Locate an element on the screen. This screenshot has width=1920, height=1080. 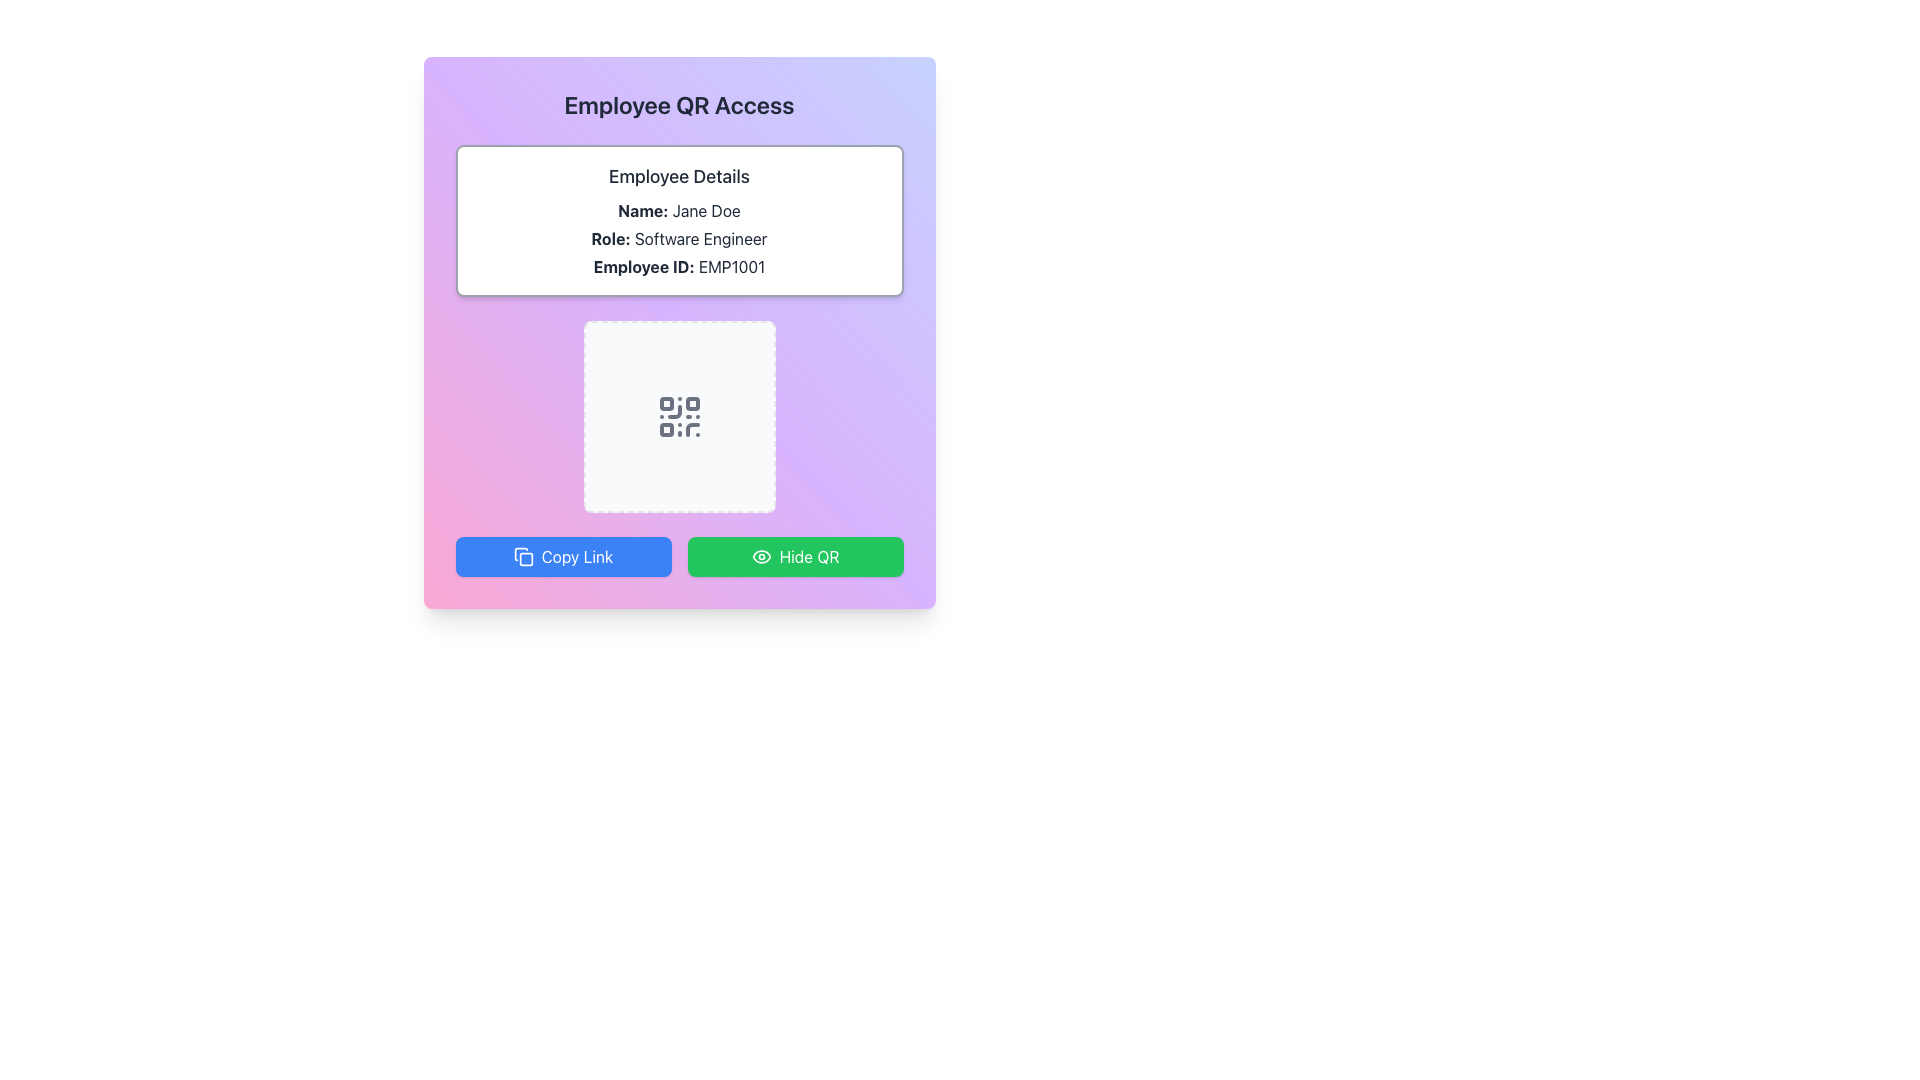
the bottom-left small square within the QR code representation, which is filled with gray color and has rounded corners is located at coordinates (666, 428).